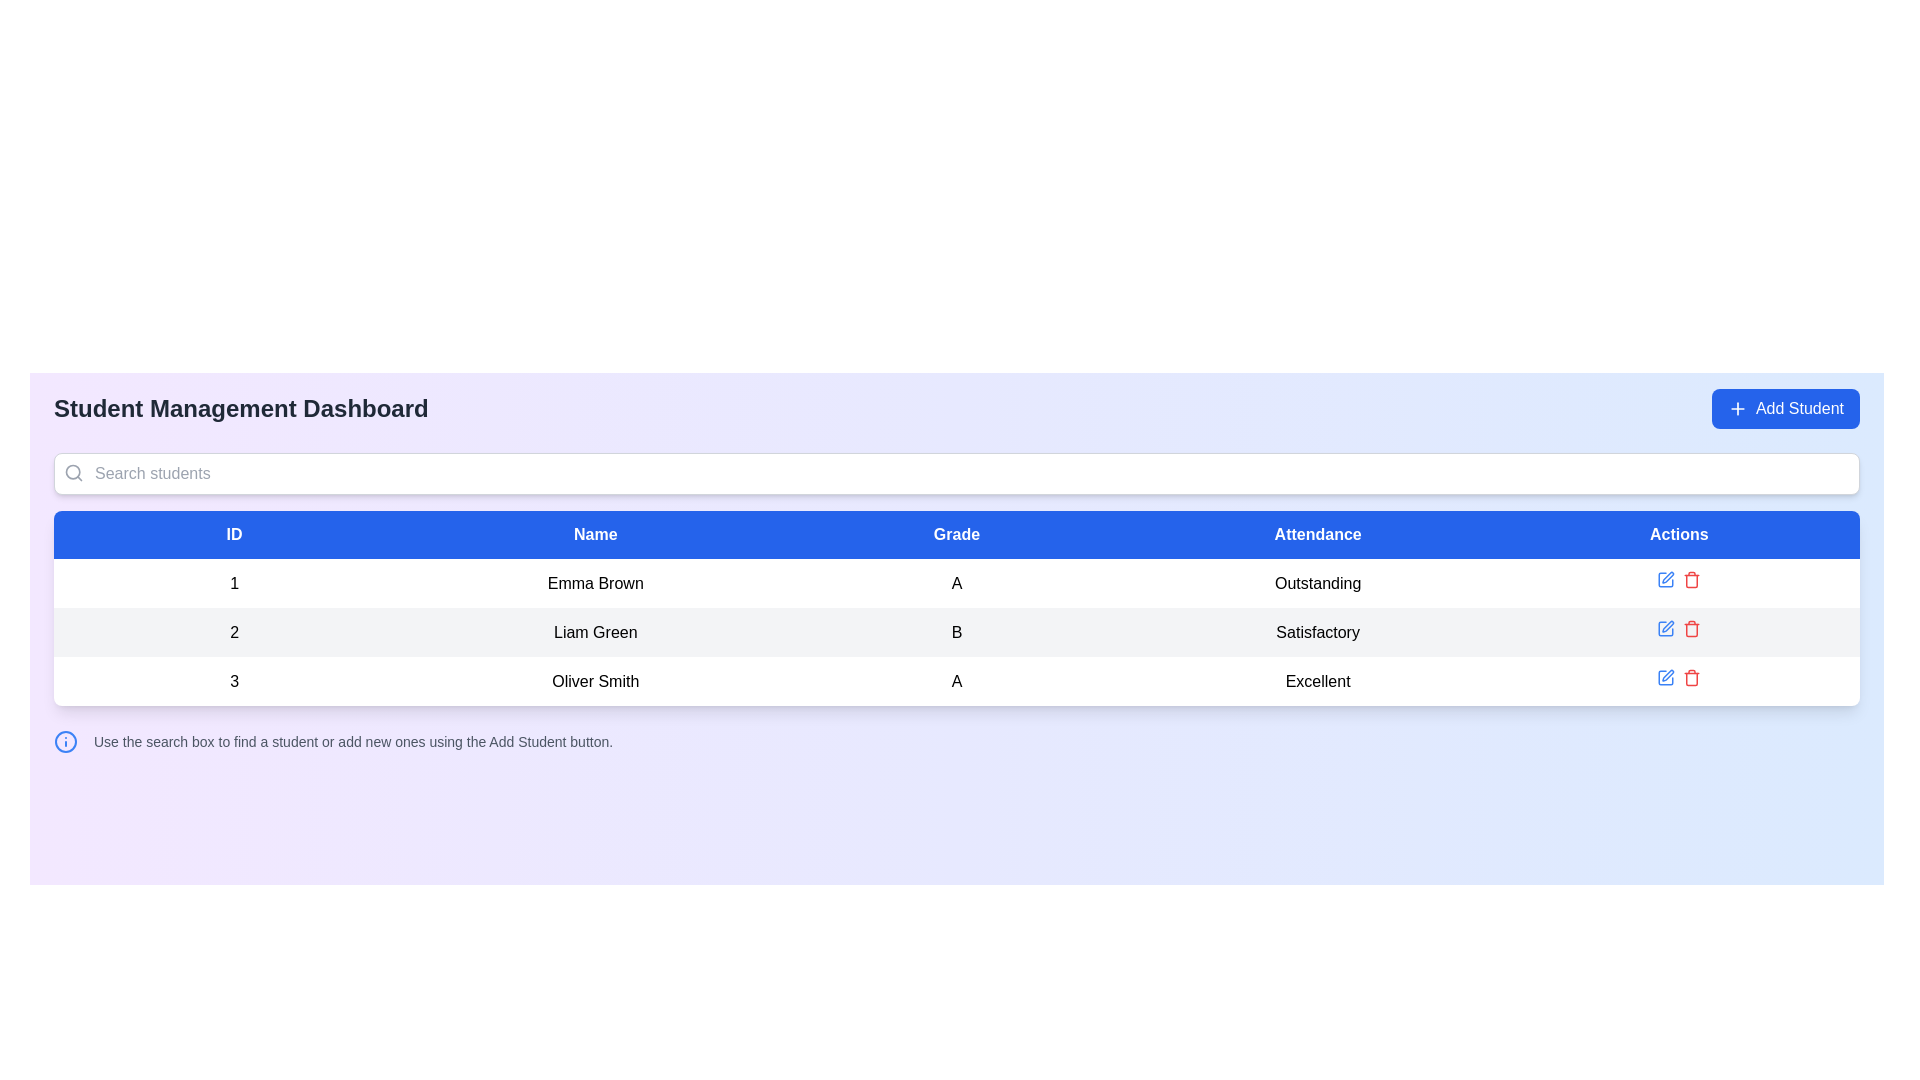  I want to click on the 'Satisfactory' label in the Attendance column associated with 'Liam Green' in the student management table, so click(1318, 632).